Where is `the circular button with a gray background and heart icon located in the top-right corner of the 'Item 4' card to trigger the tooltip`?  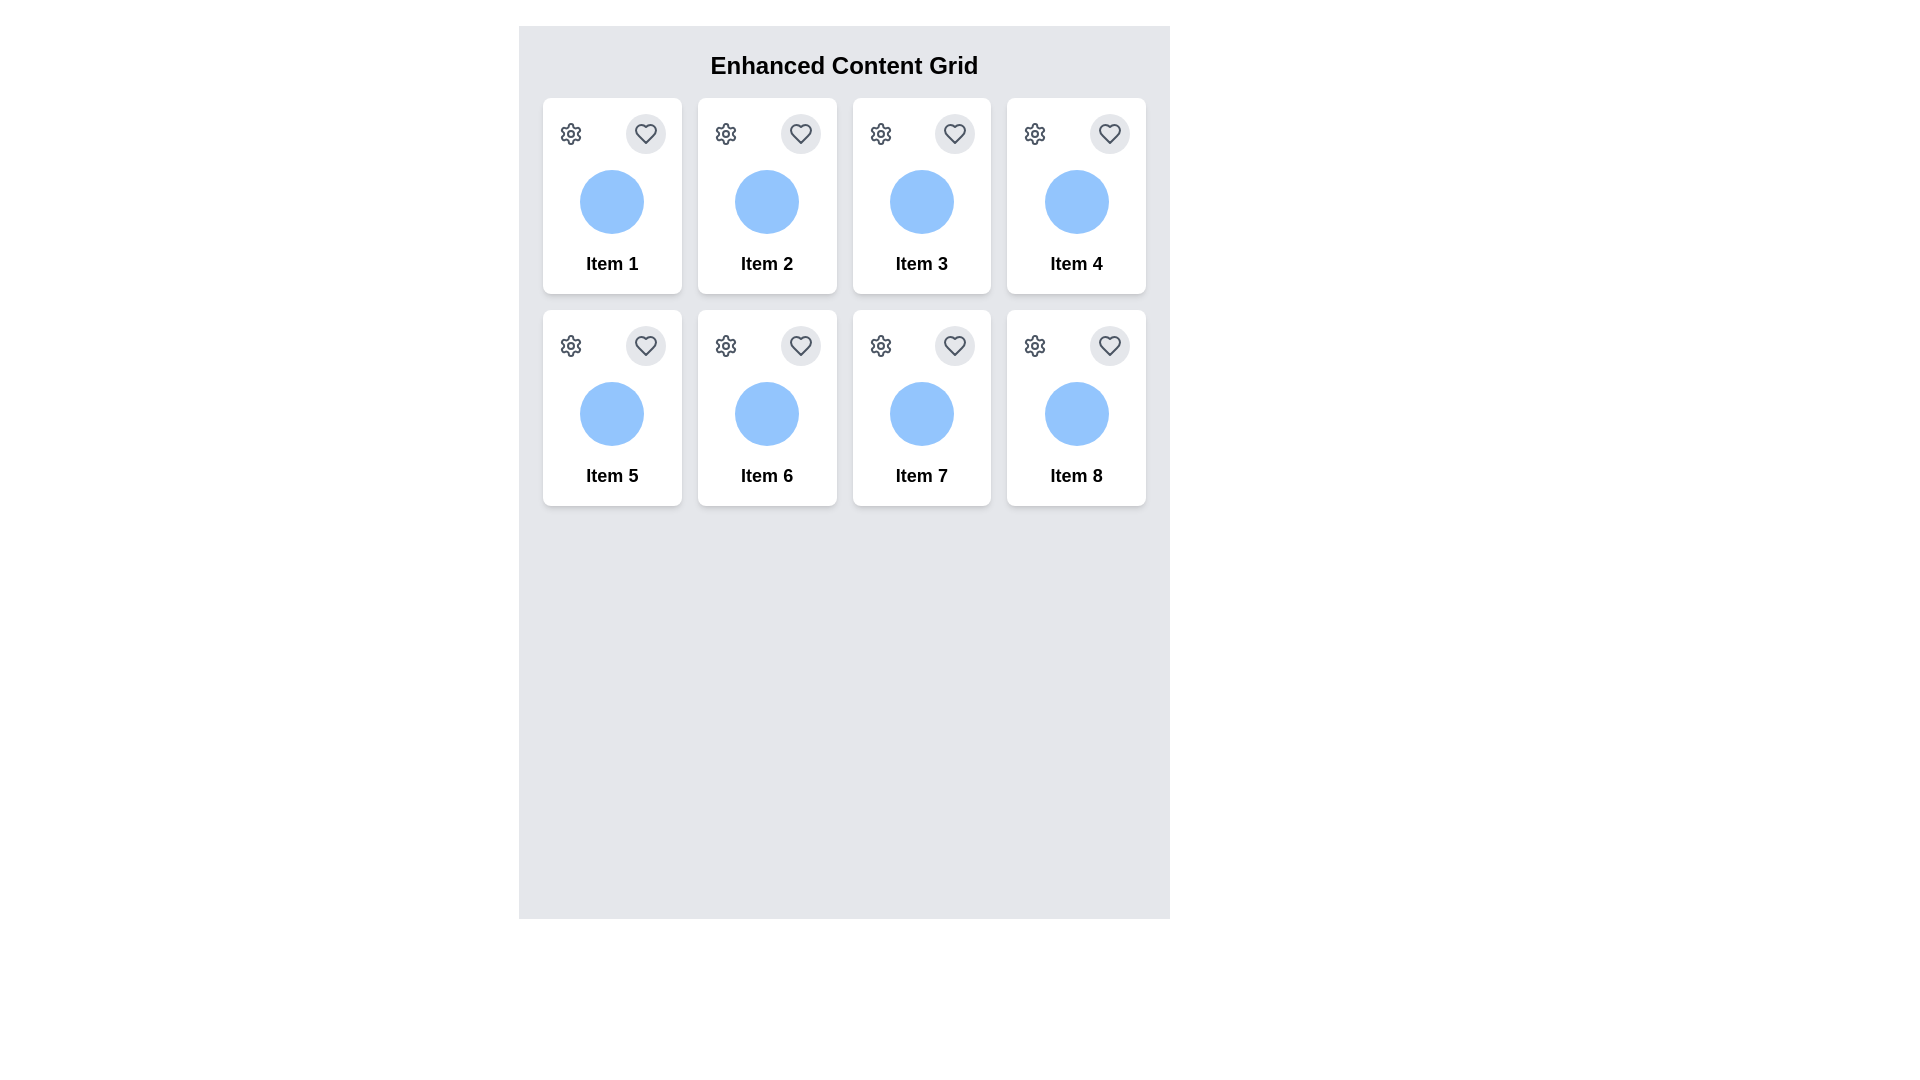
the circular button with a gray background and heart icon located in the top-right corner of the 'Item 4' card to trigger the tooltip is located at coordinates (1108, 134).